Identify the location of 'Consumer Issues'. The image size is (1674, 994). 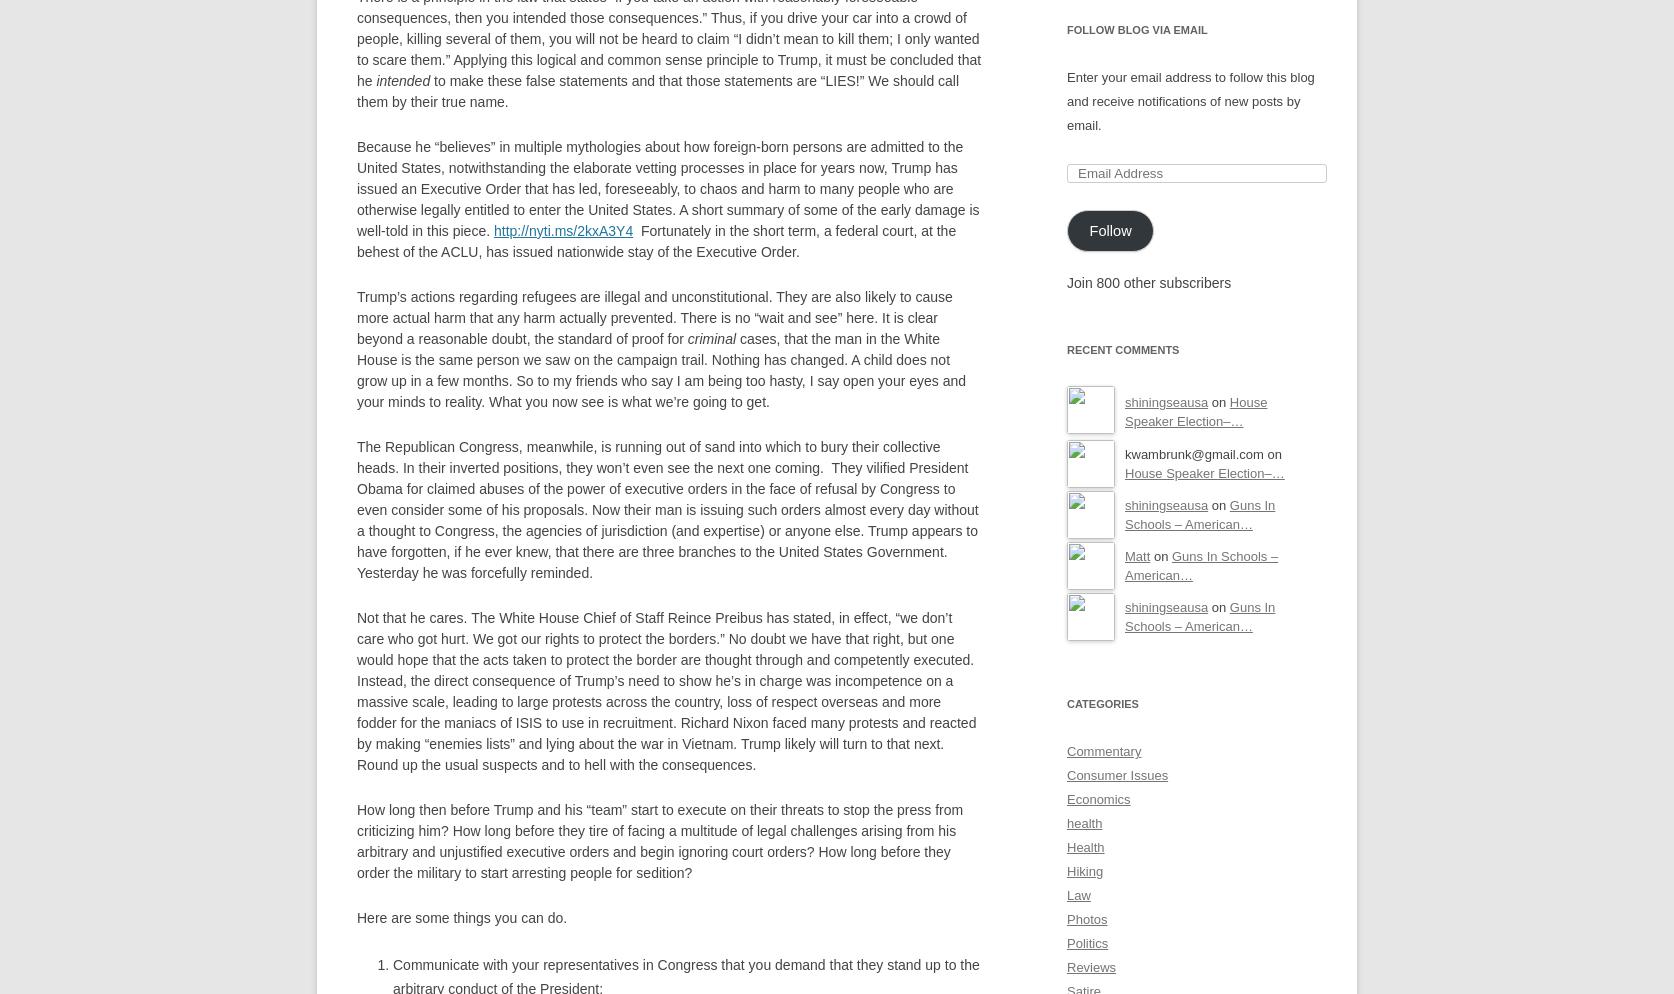
(1117, 774).